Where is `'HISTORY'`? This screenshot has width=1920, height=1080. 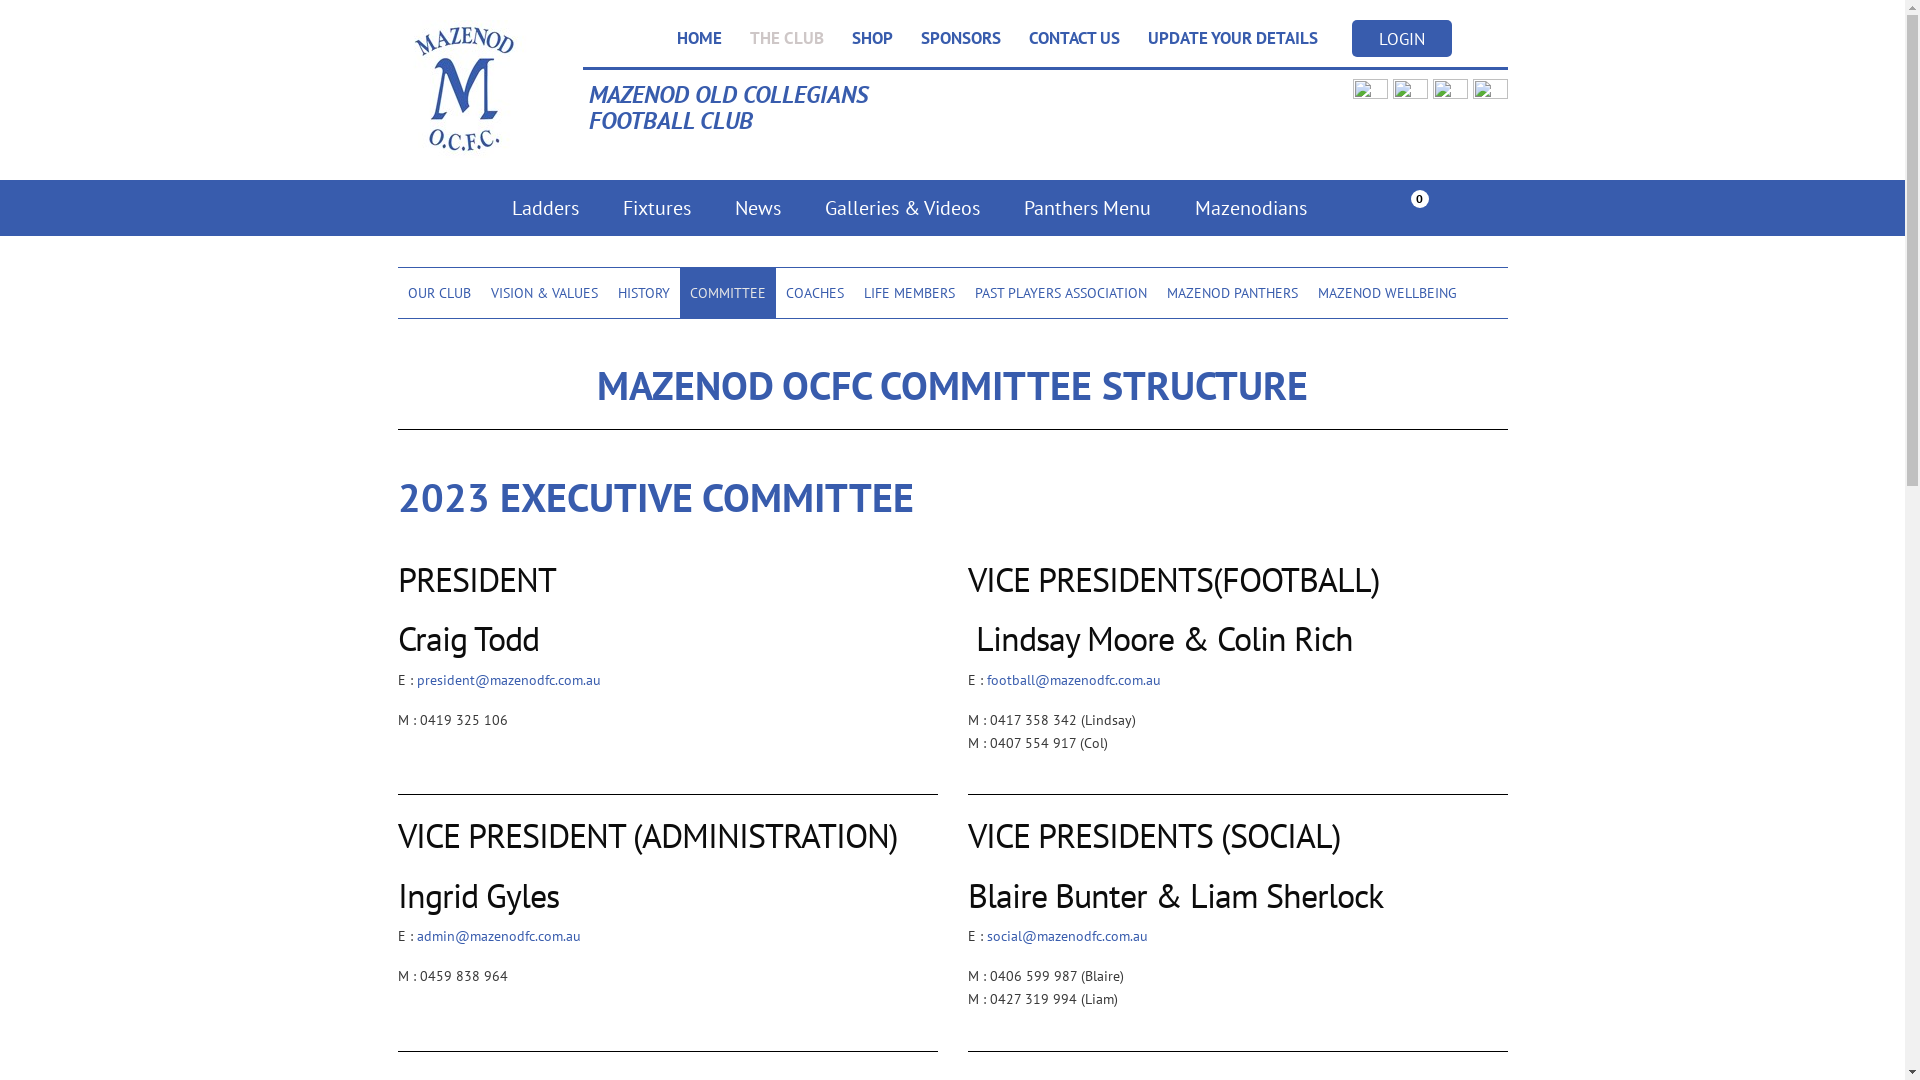 'HISTORY' is located at coordinates (643, 293).